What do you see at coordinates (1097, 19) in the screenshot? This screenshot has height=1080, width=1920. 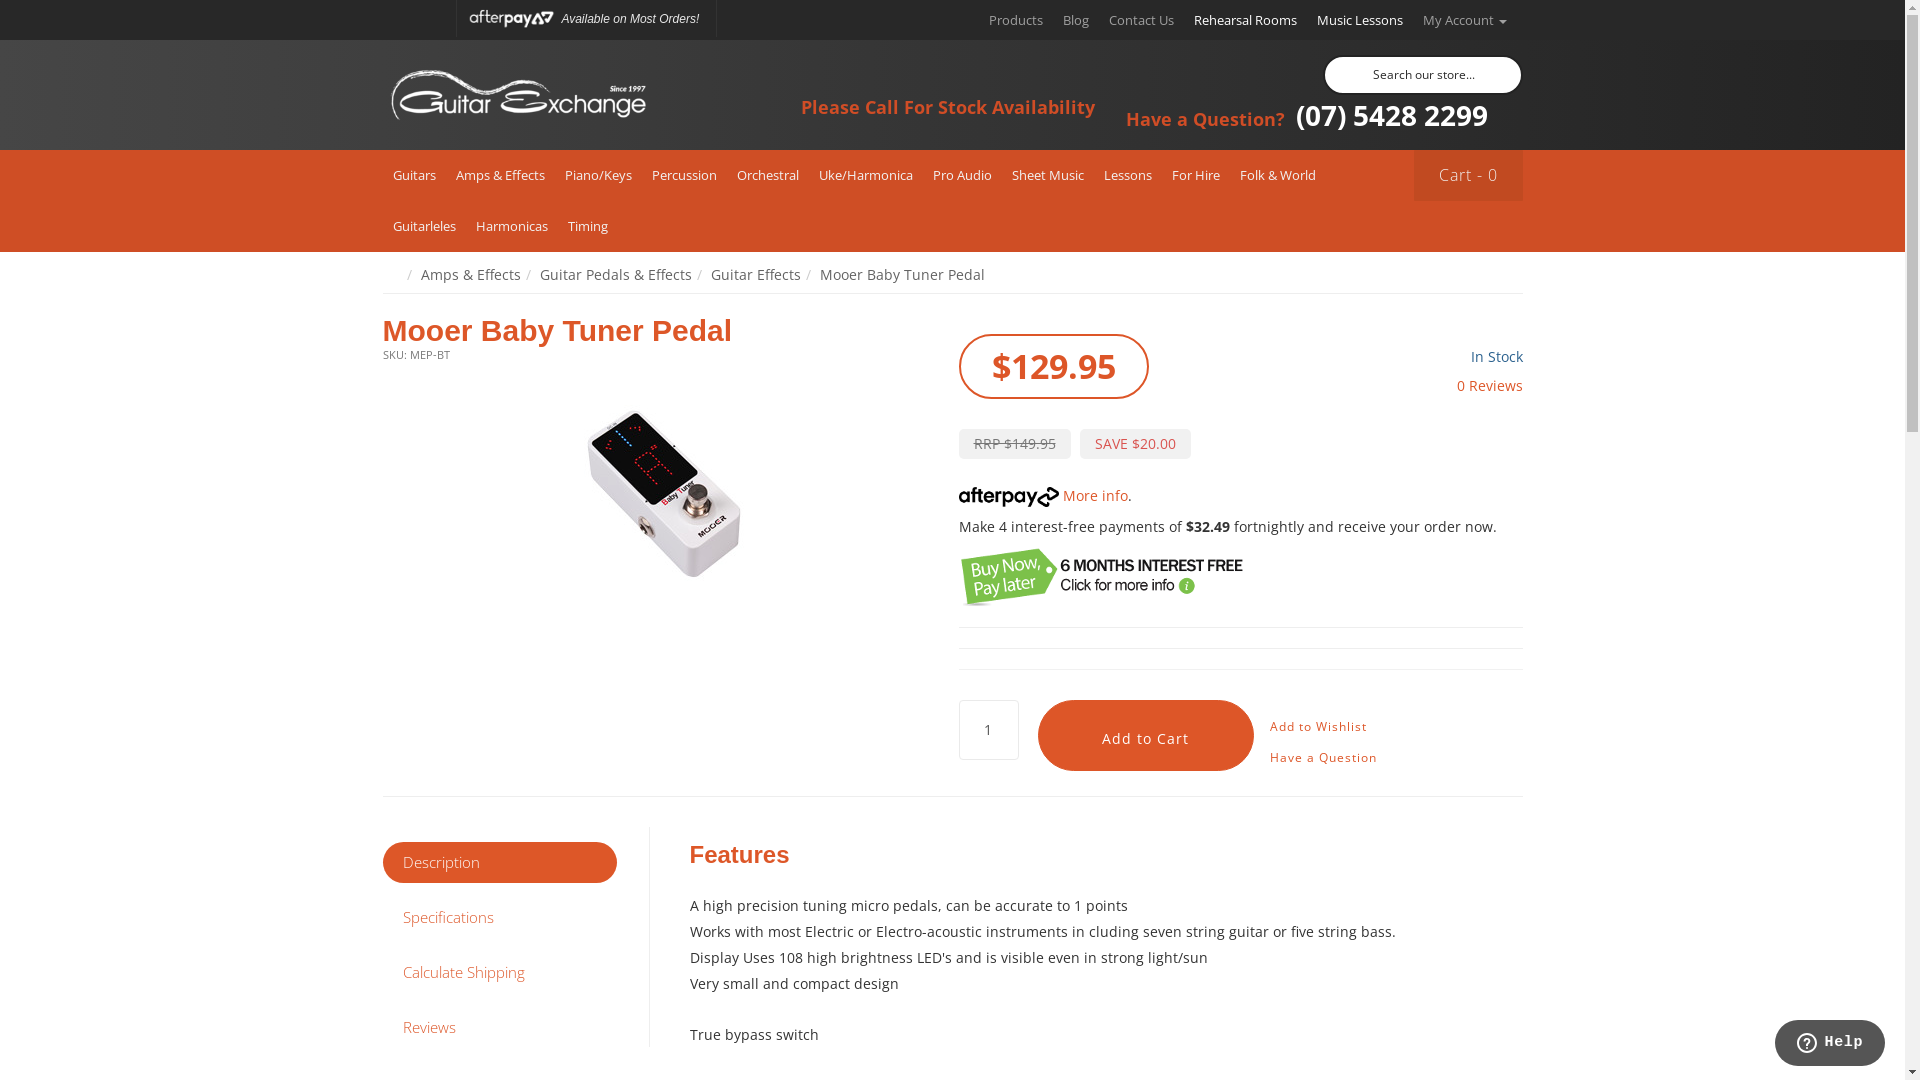 I see `'Contact Us'` at bounding box center [1097, 19].